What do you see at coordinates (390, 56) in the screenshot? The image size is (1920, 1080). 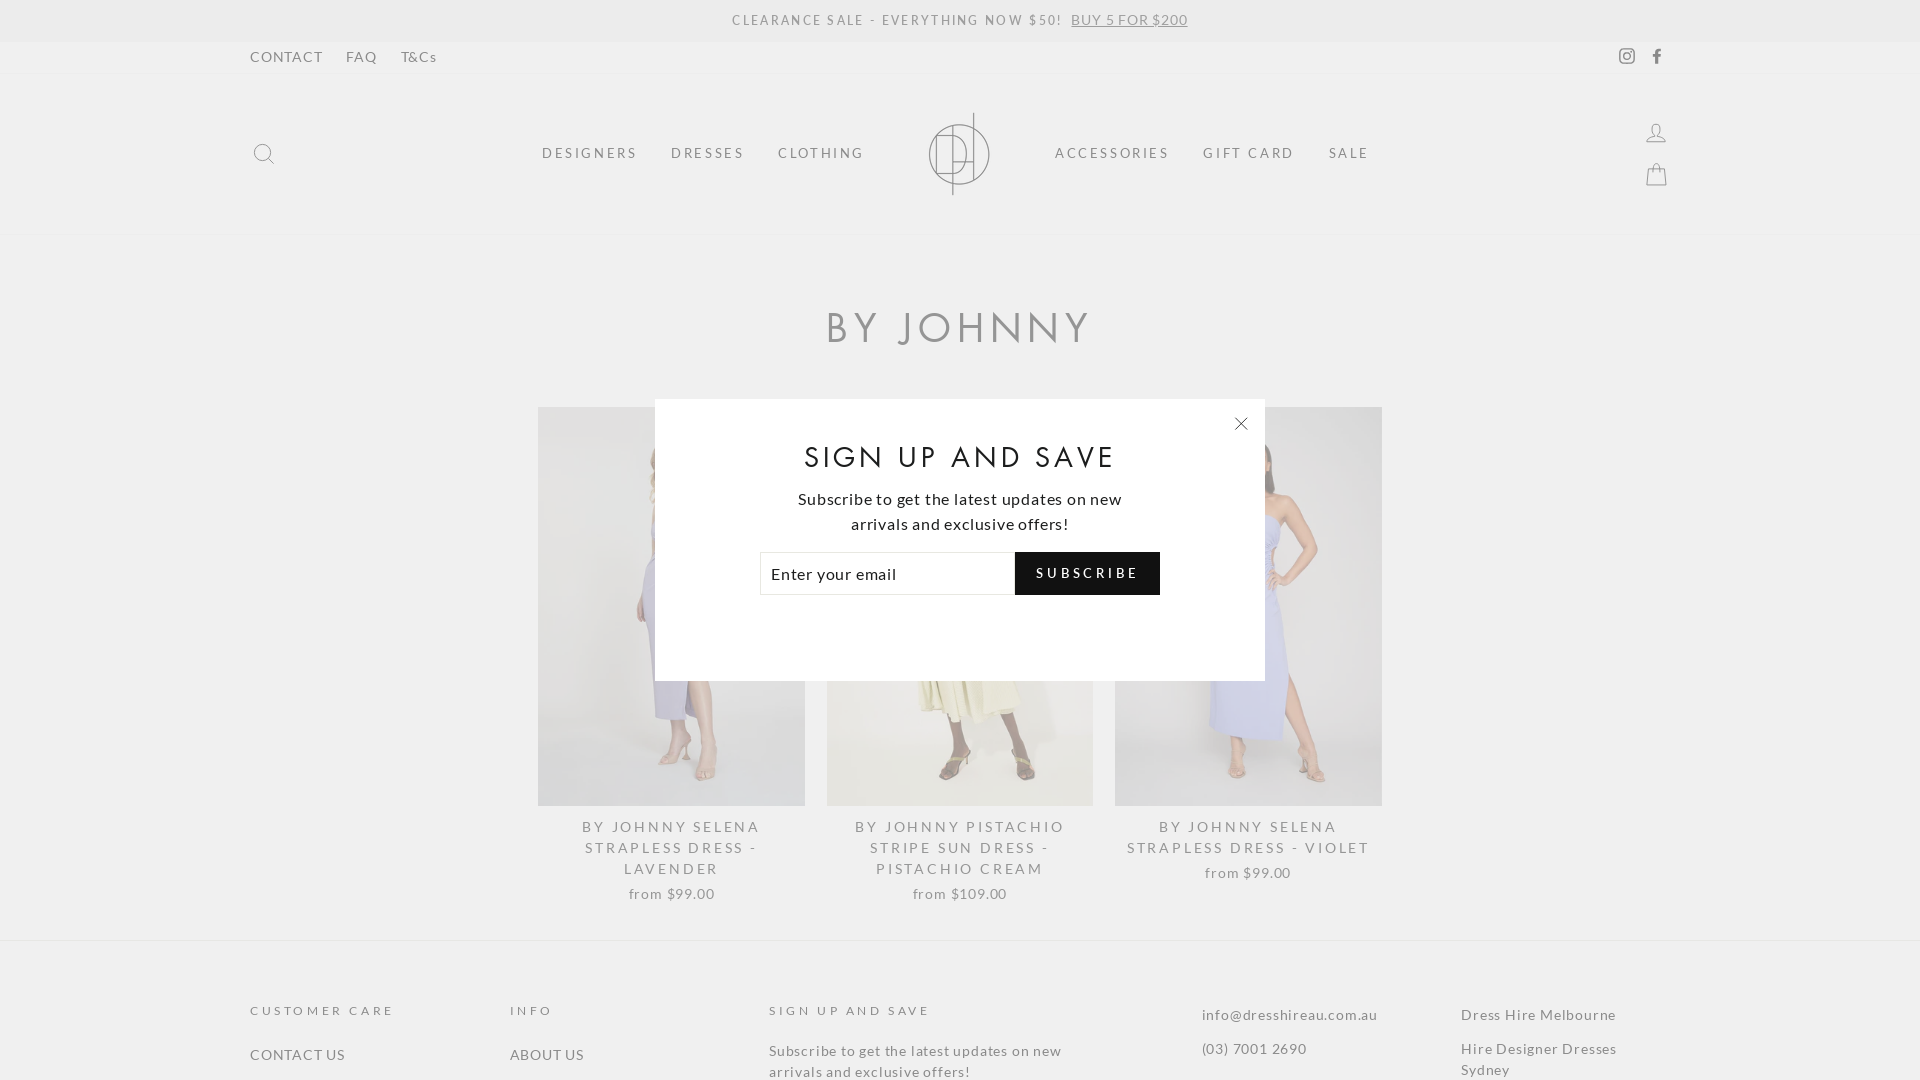 I see `'T&Cs'` at bounding box center [390, 56].